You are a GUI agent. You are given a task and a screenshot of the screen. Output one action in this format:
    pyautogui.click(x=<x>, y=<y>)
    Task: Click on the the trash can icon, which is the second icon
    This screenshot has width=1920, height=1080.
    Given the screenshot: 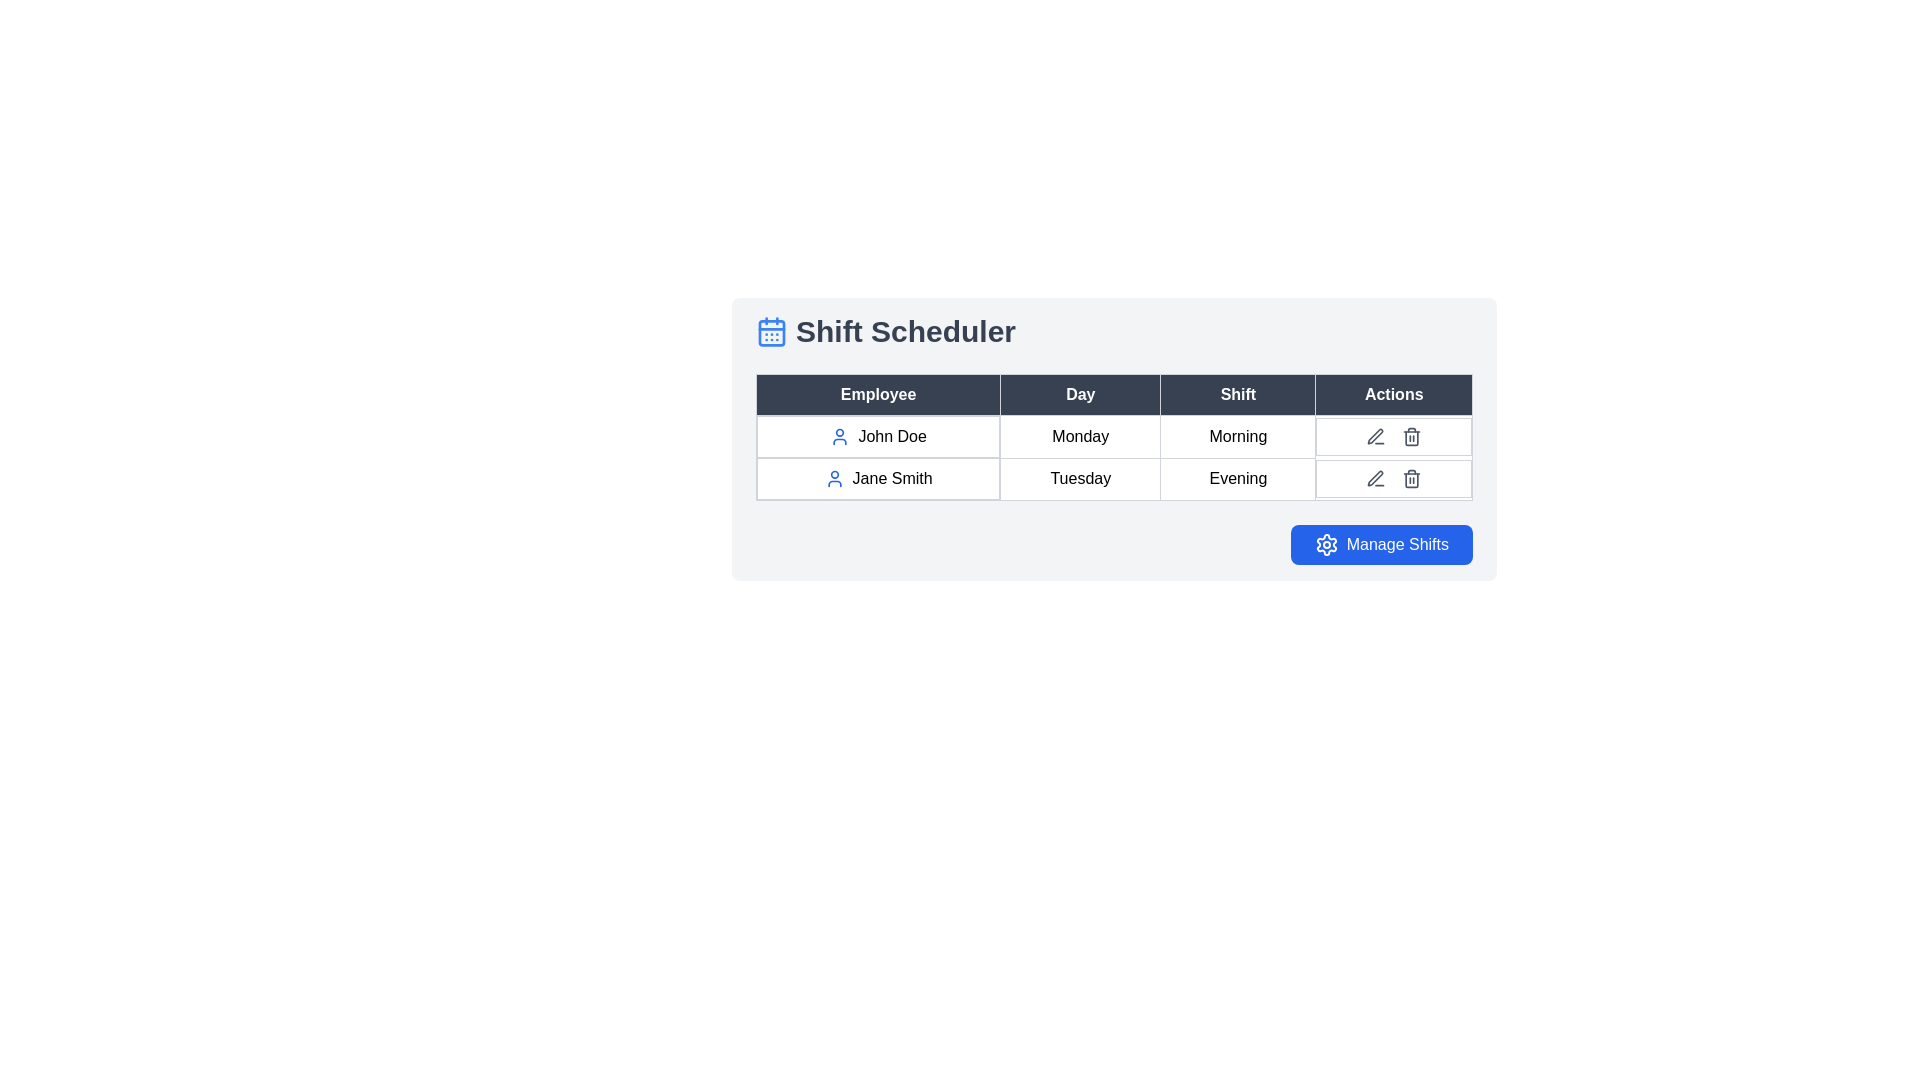 What is the action you would take?
    pyautogui.click(x=1411, y=435)
    